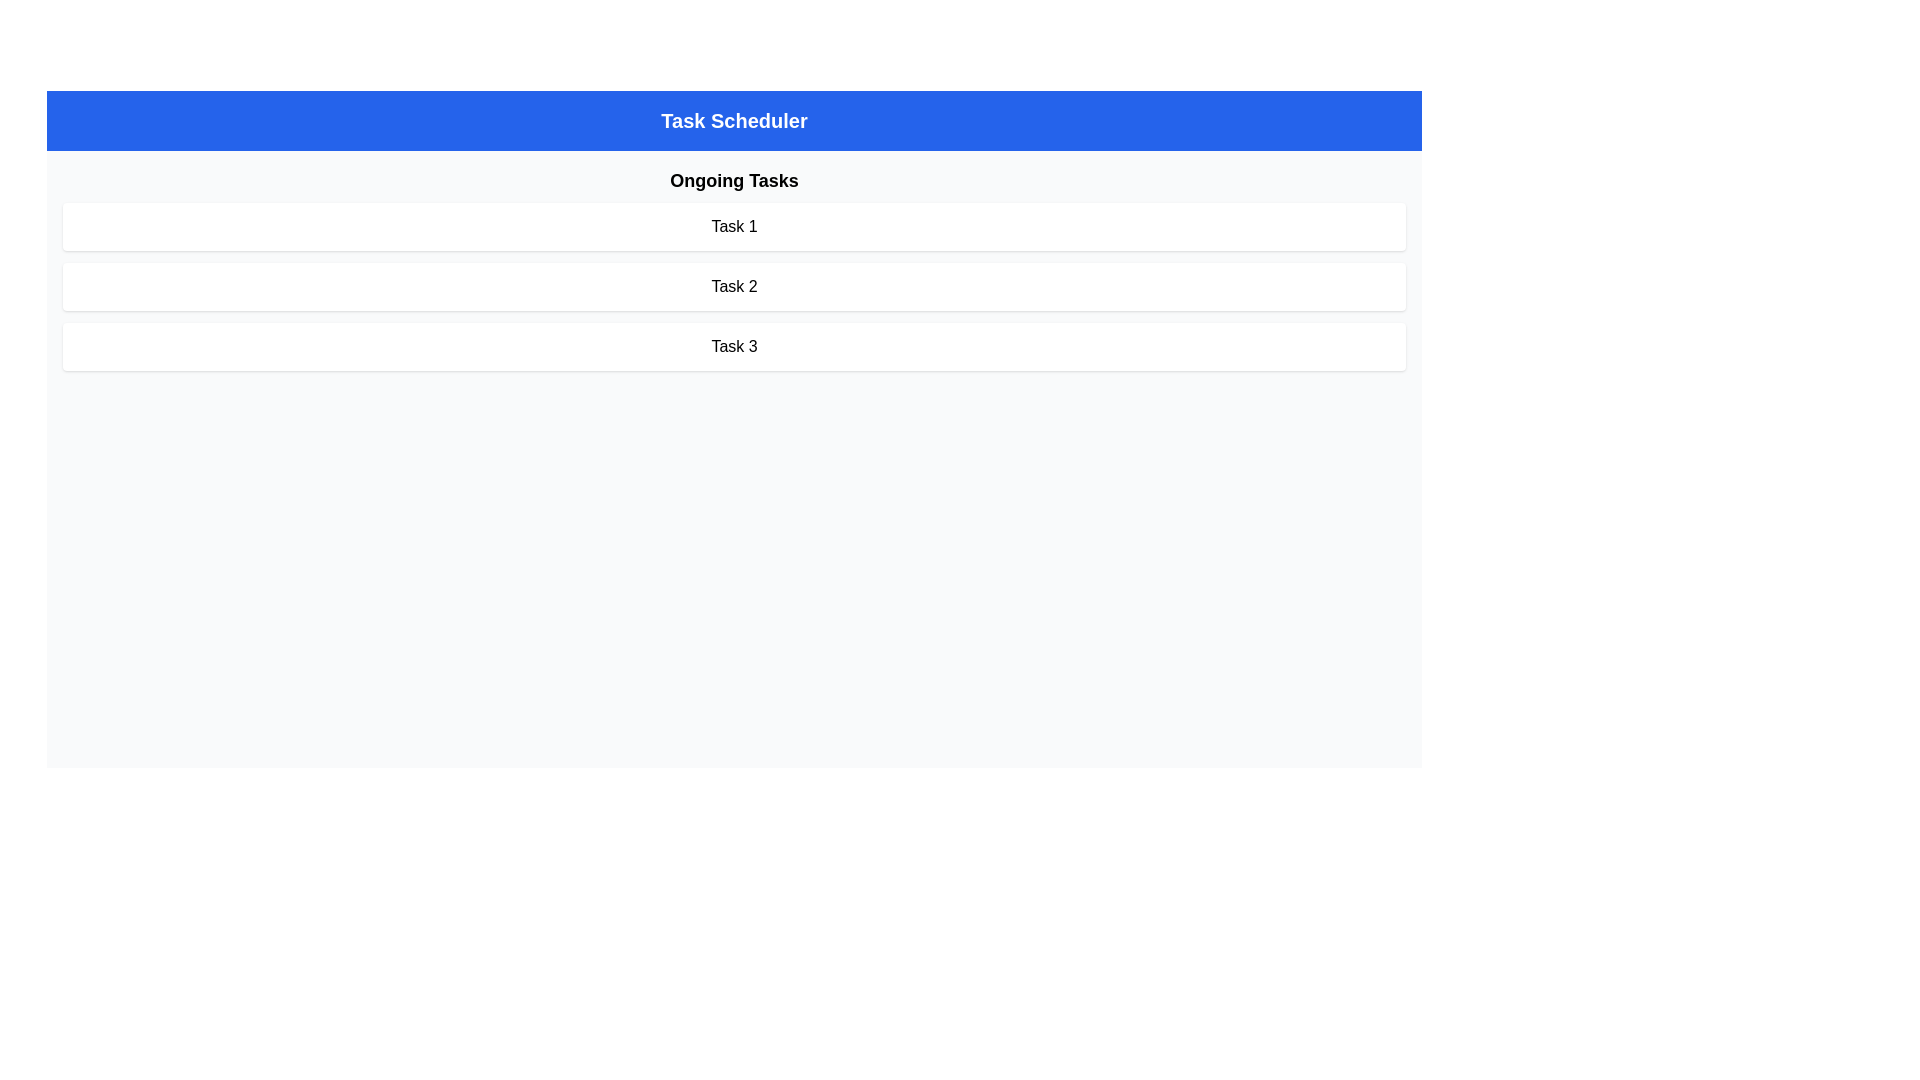 The image size is (1920, 1080). What do you see at coordinates (733, 286) in the screenshot?
I see `the 'Task 2' label, which is a rectangular UI component with bold black text on a white background` at bounding box center [733, 286].